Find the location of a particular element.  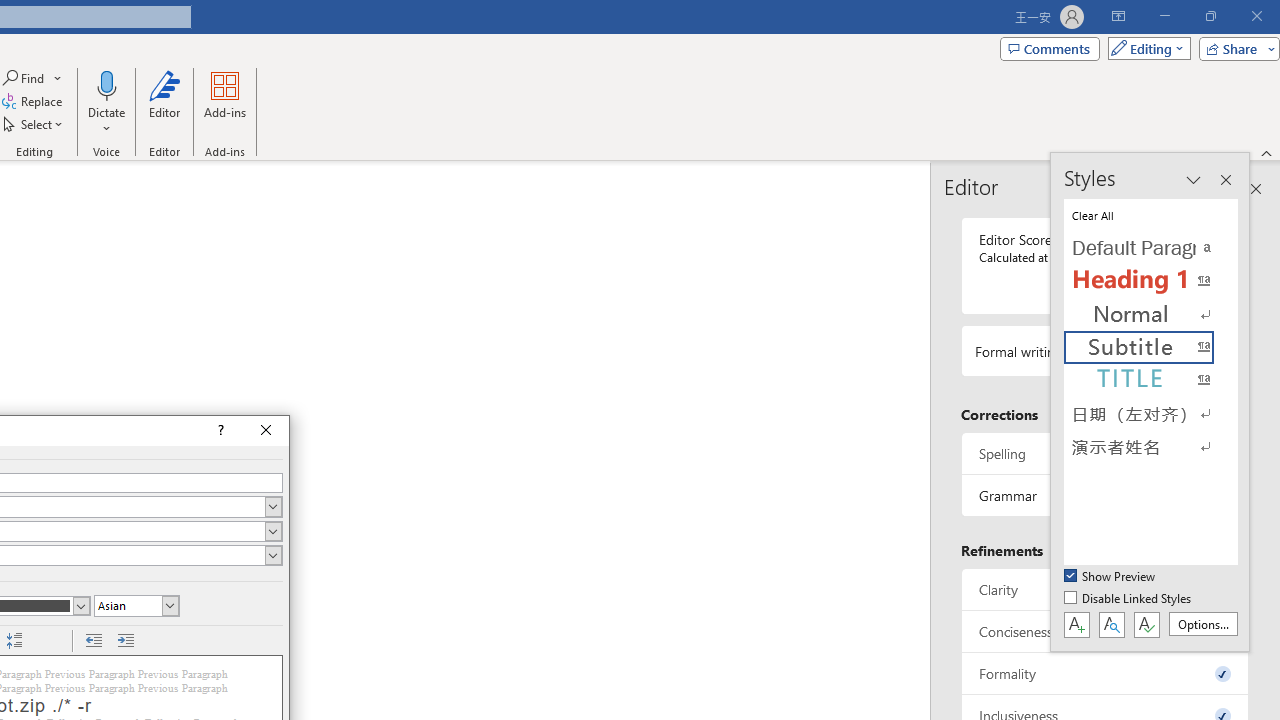

'Clear All' is located at coordinates (1150, 215).